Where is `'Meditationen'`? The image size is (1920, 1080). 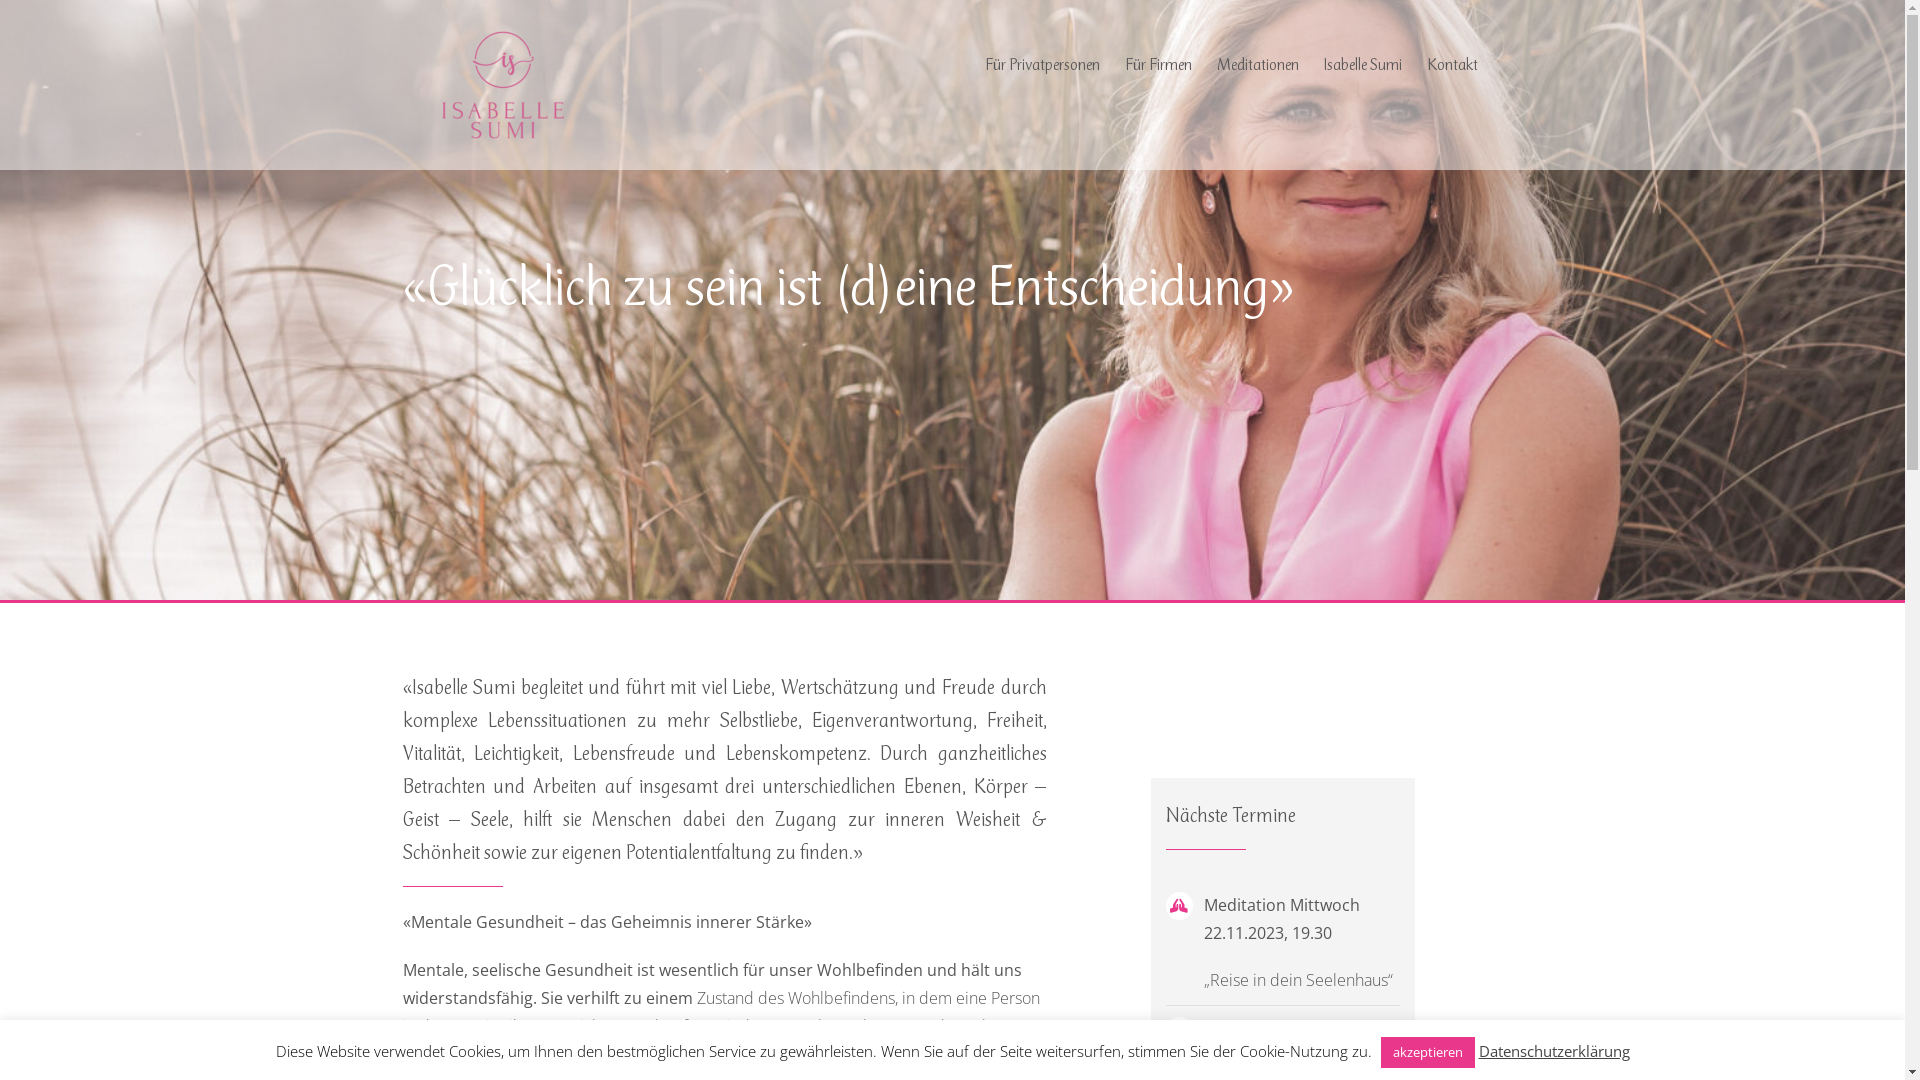 'Meditationen' is located at coordinates (1256, 63).